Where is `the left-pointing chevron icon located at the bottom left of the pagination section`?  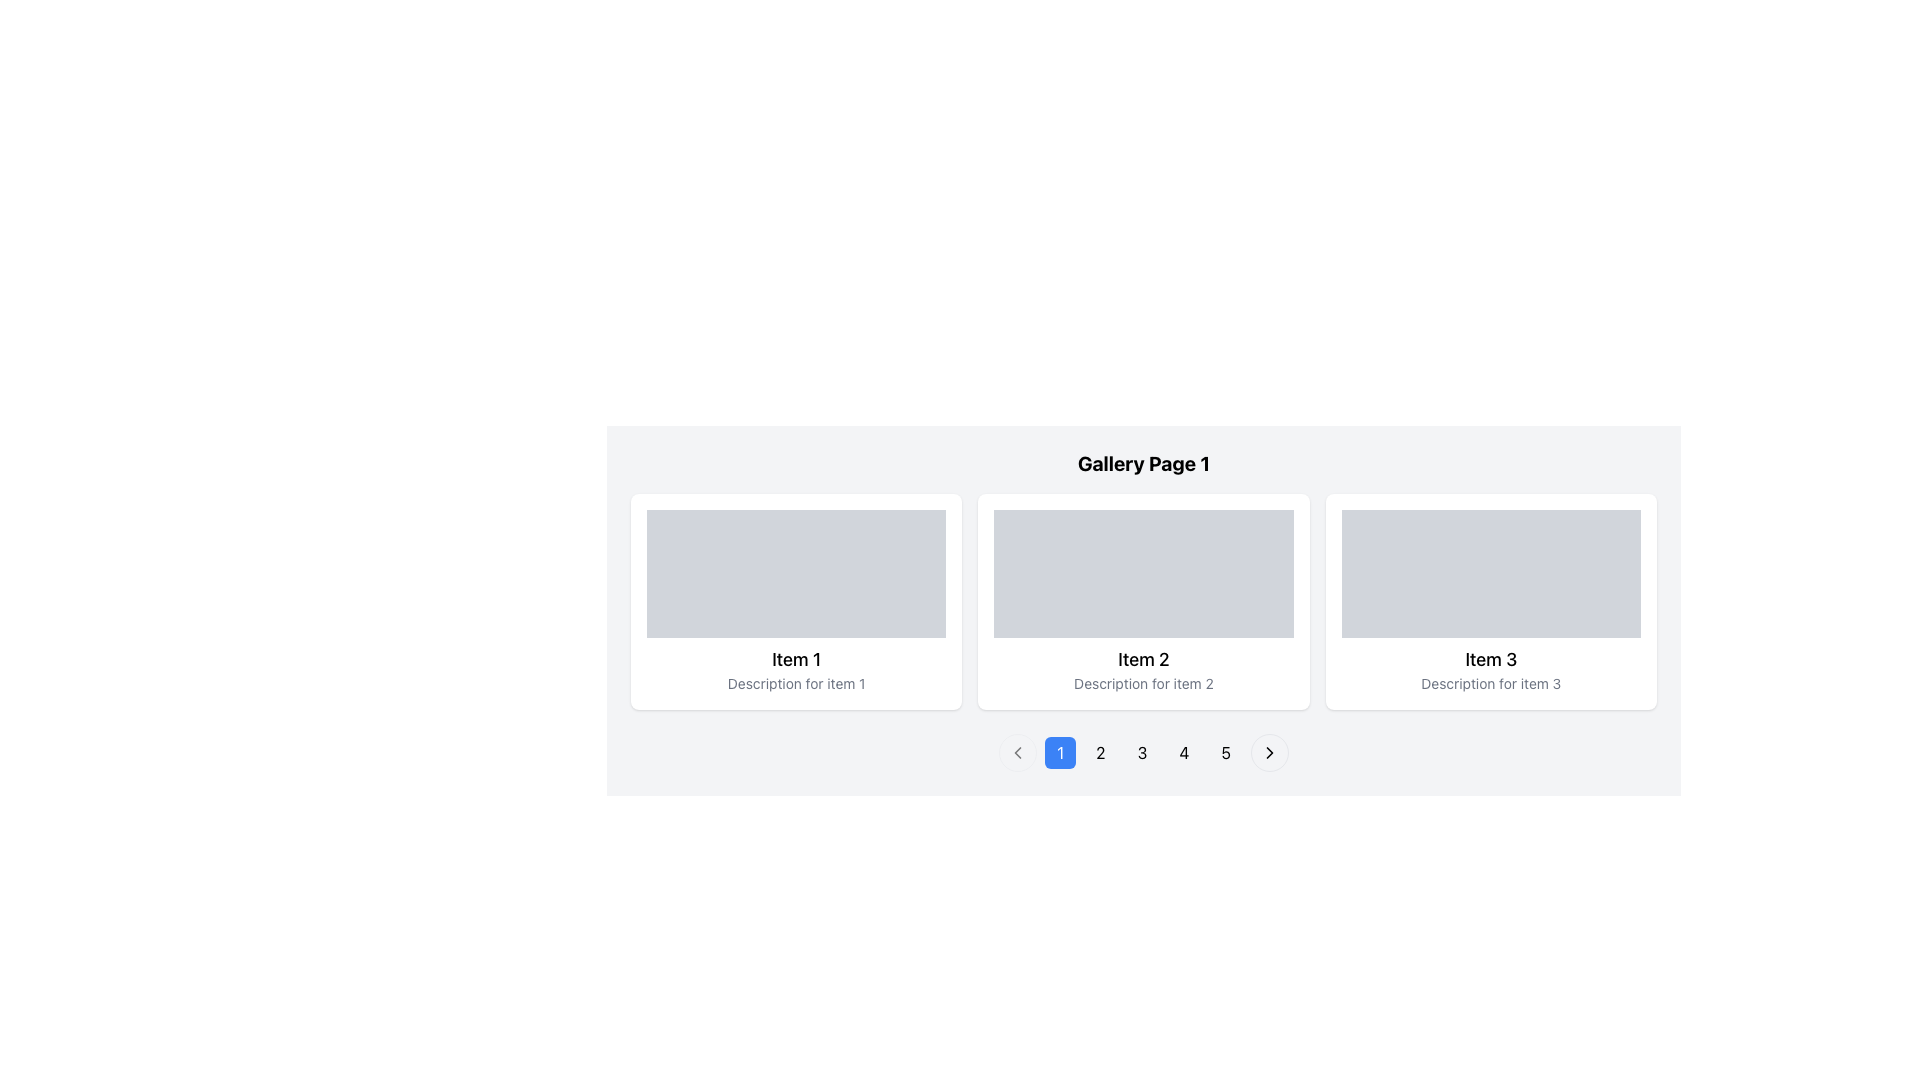
the left-pointing chevron icon located at the bottom left of the pagination section is located at coordinates (1018, 752).